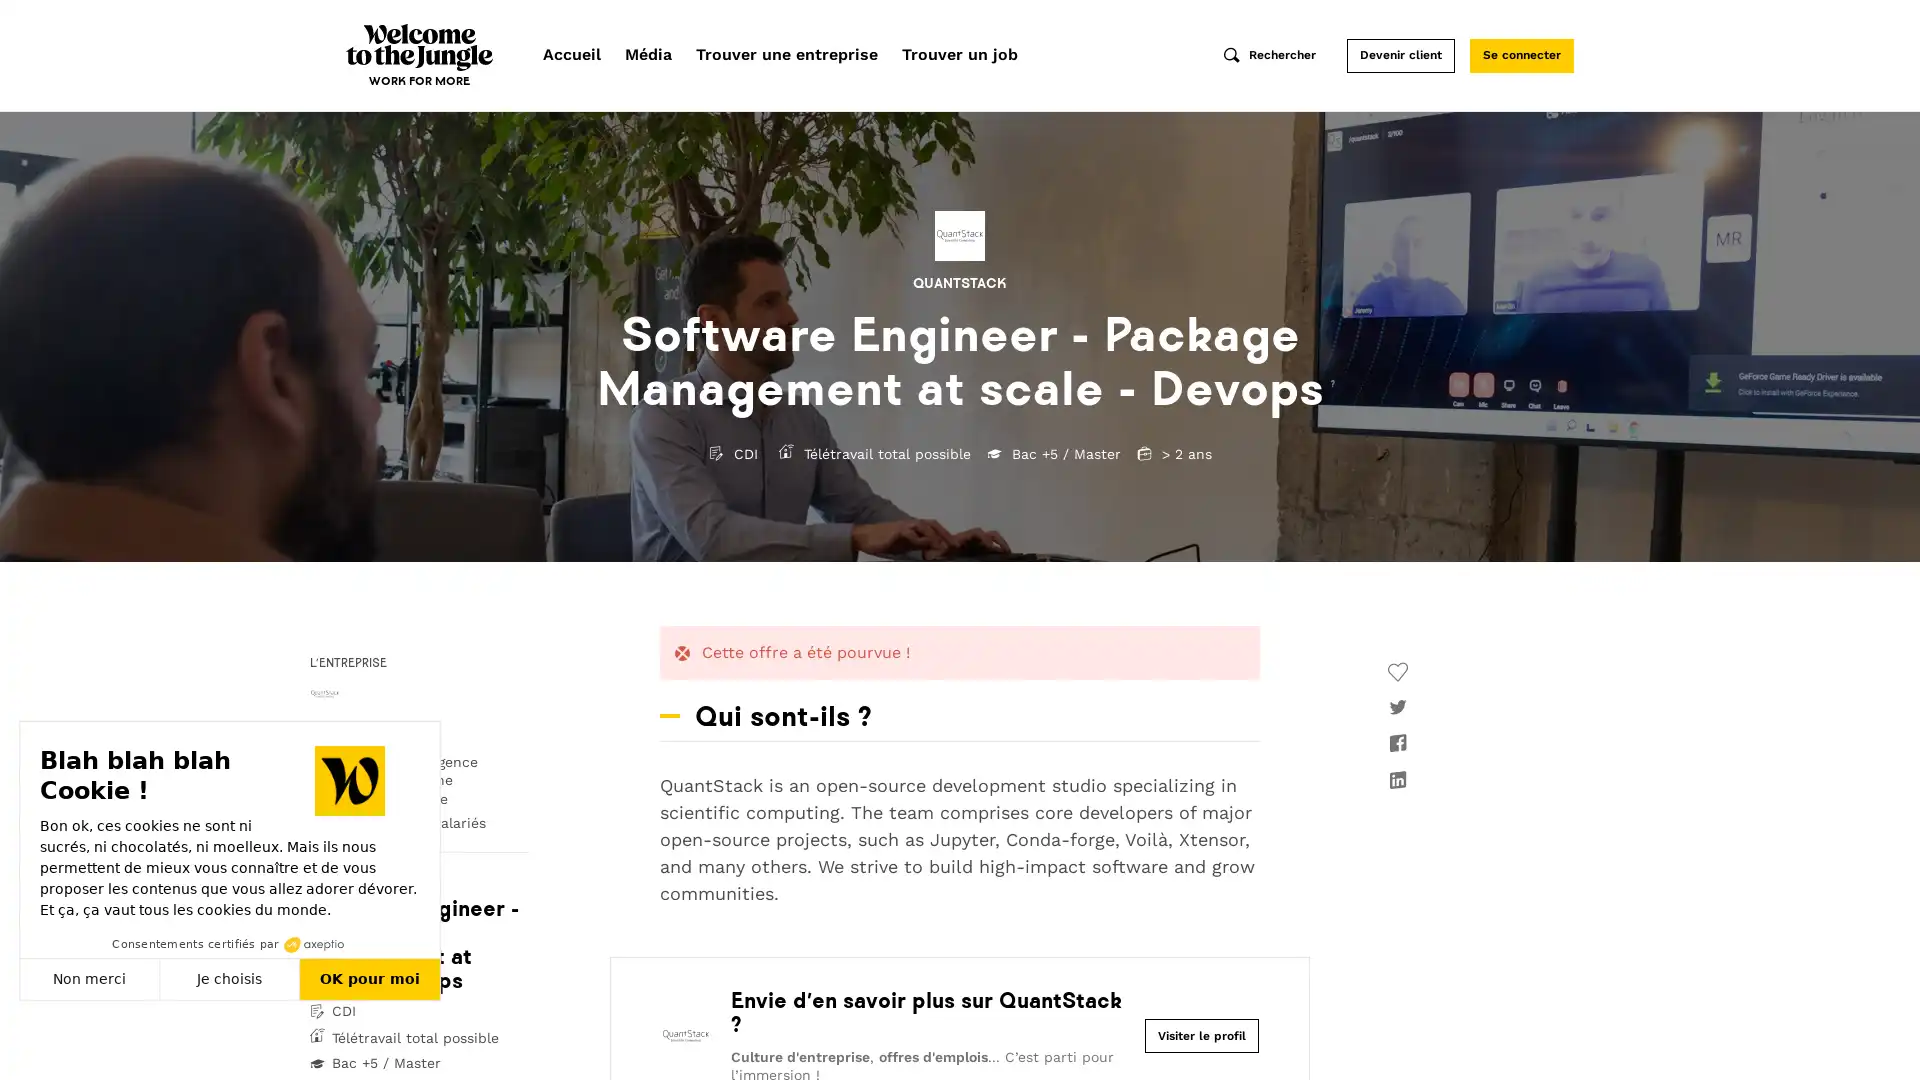  Describe the element at coordinates (230, 978) in the screenshot. I see `Je choisis` at that location.